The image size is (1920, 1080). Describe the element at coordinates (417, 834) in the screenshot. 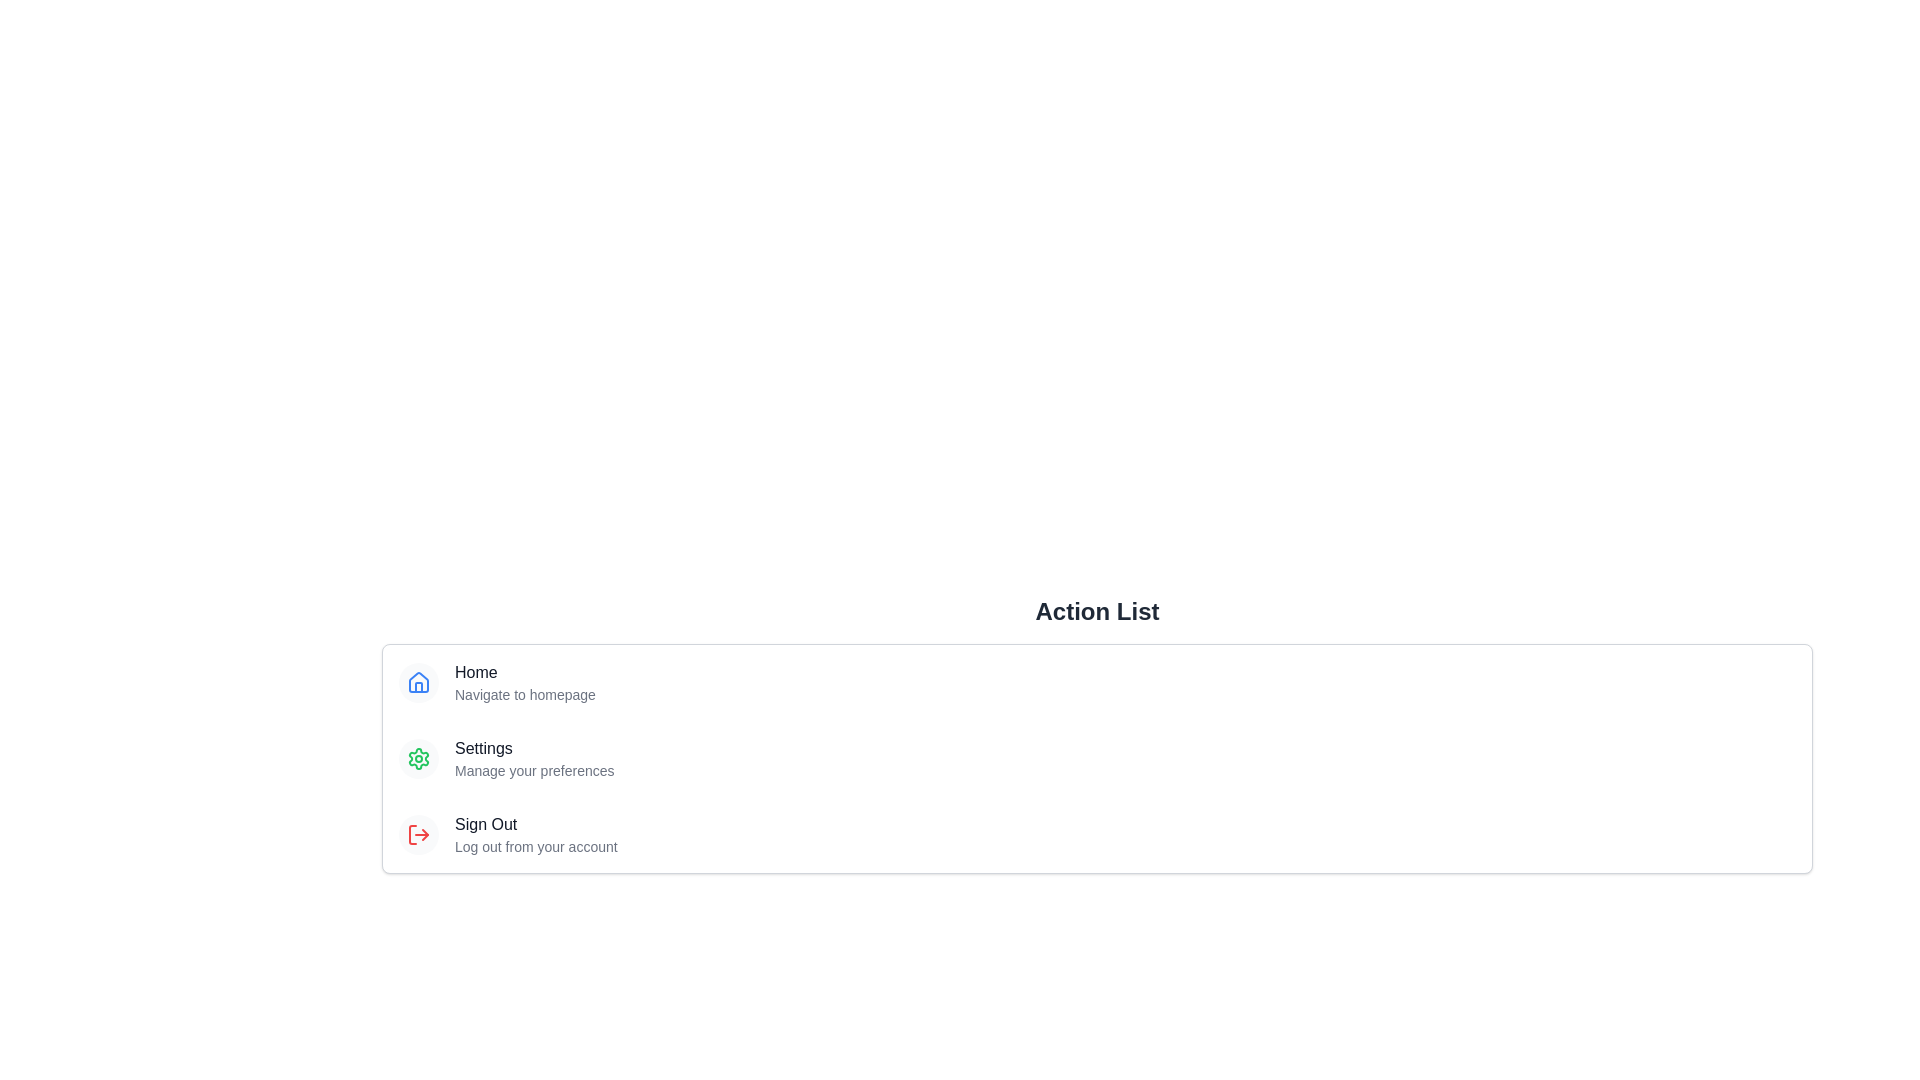

I see `the 'Sign Out' icon, which is the third element in the vertical action list below the 'Home' and 'Settings' icons` at that location.